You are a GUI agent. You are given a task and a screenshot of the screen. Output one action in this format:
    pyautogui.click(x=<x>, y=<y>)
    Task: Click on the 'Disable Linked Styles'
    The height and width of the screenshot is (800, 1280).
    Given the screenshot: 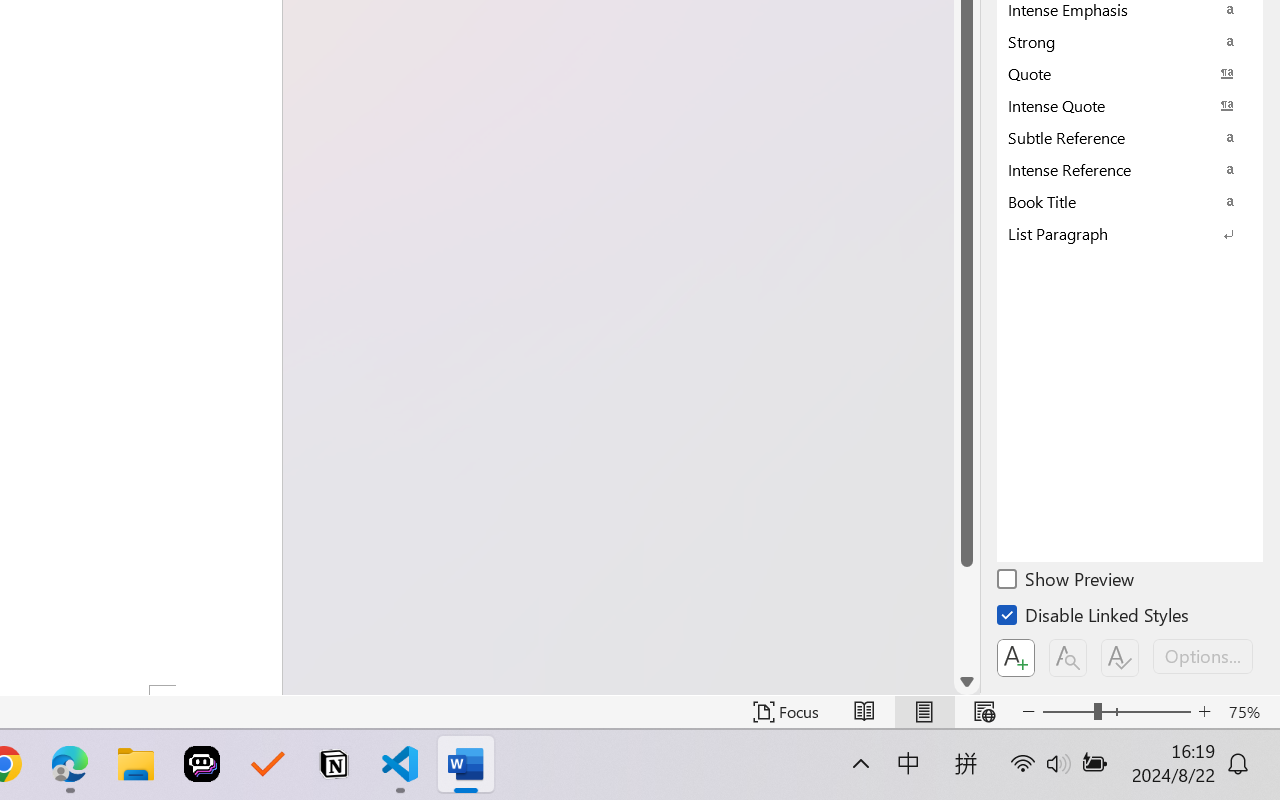 What is the action you would take?
    pyautogui.click(x=1094, y=618)
    